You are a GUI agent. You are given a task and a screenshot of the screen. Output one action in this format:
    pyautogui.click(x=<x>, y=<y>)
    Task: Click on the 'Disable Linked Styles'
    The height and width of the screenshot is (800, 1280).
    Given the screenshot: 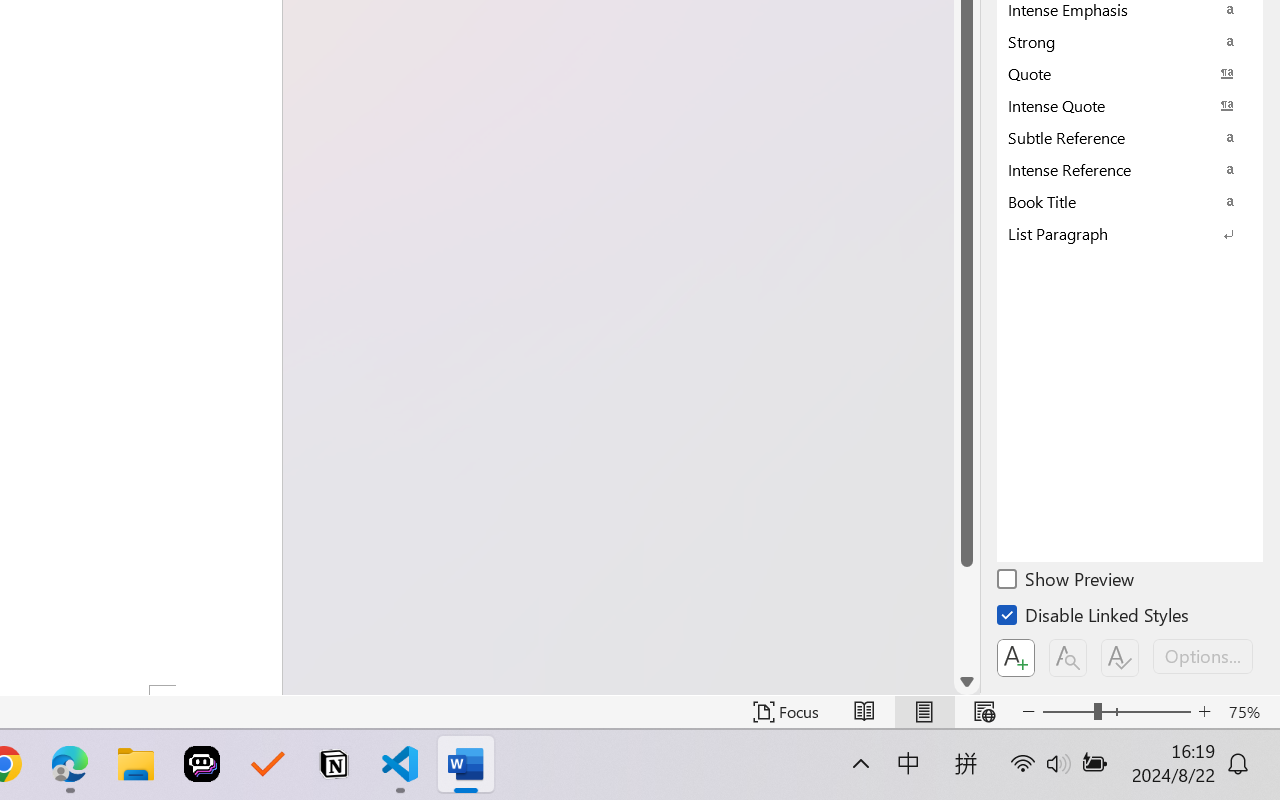 What is the action you would take?
    pyautogui.click(x=1094, y=618)
    